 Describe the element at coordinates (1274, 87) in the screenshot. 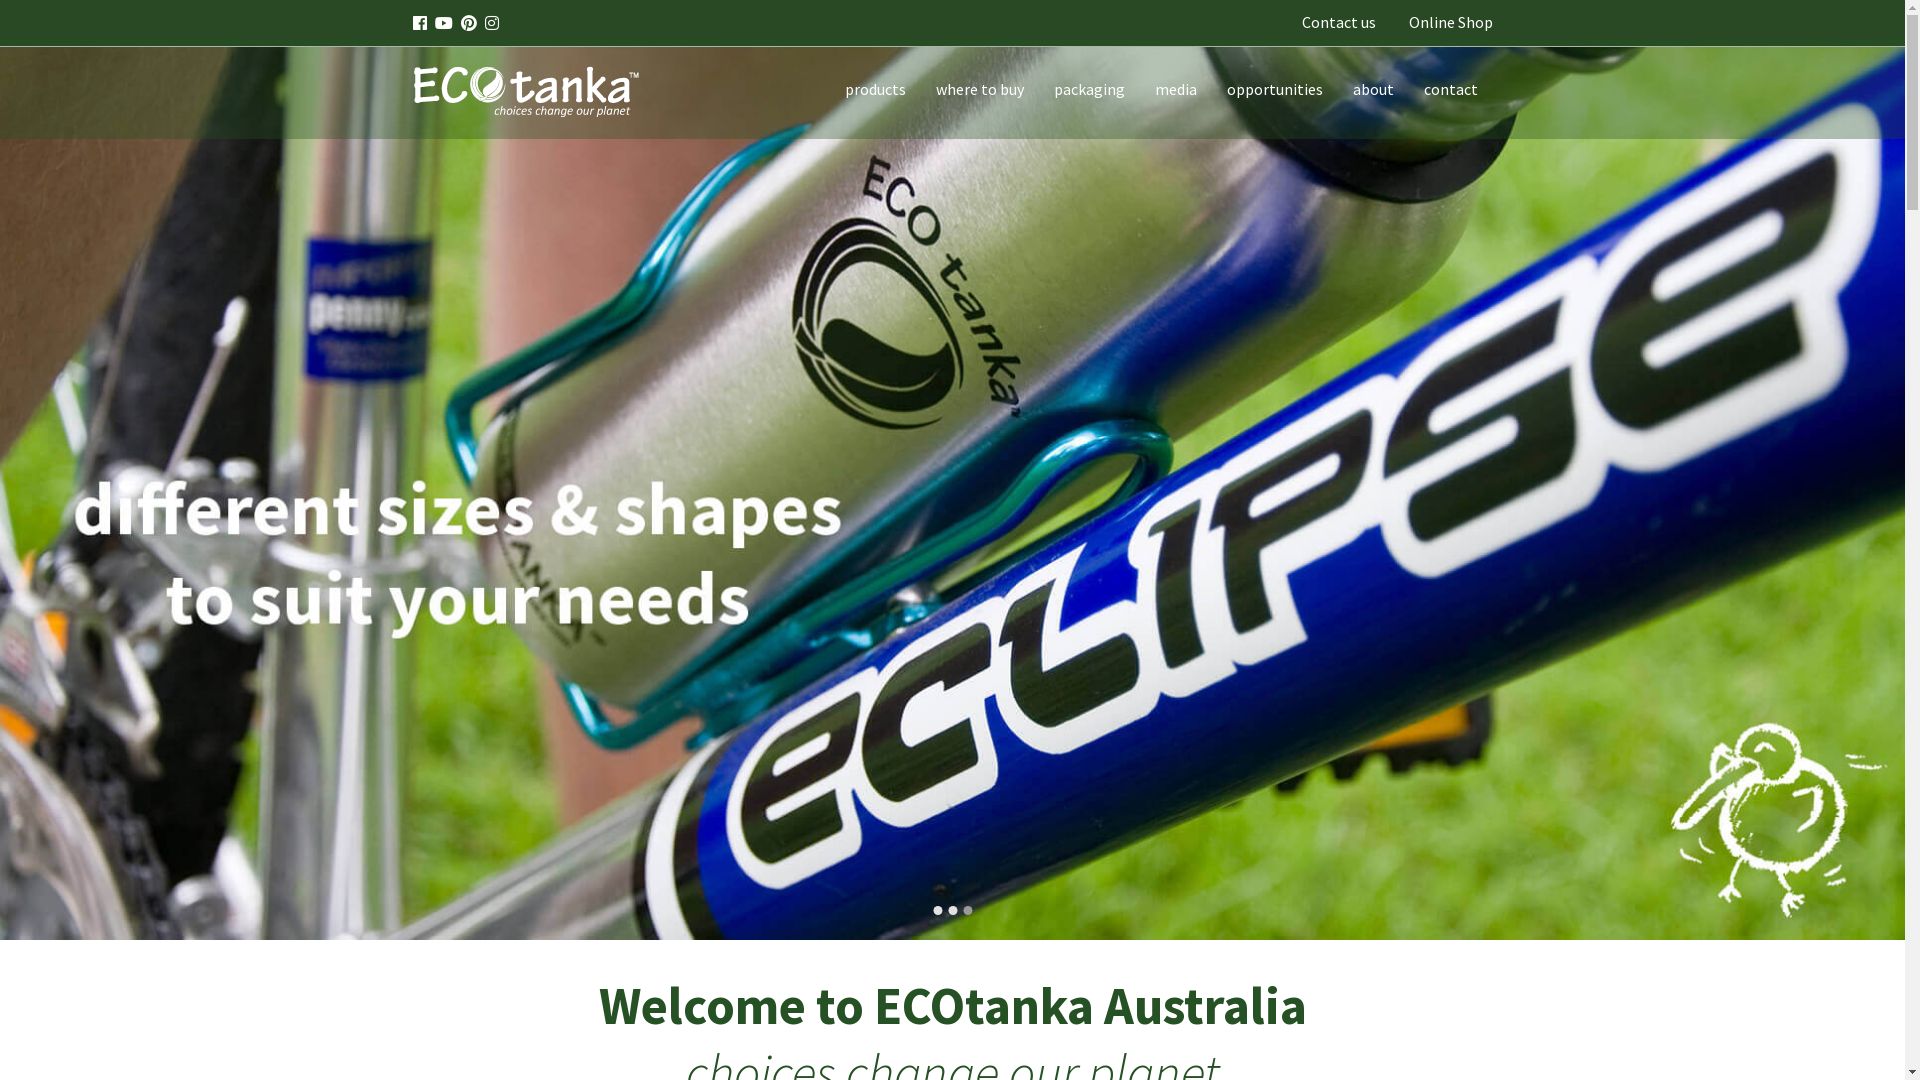

I see `'opportunities'` at that location.